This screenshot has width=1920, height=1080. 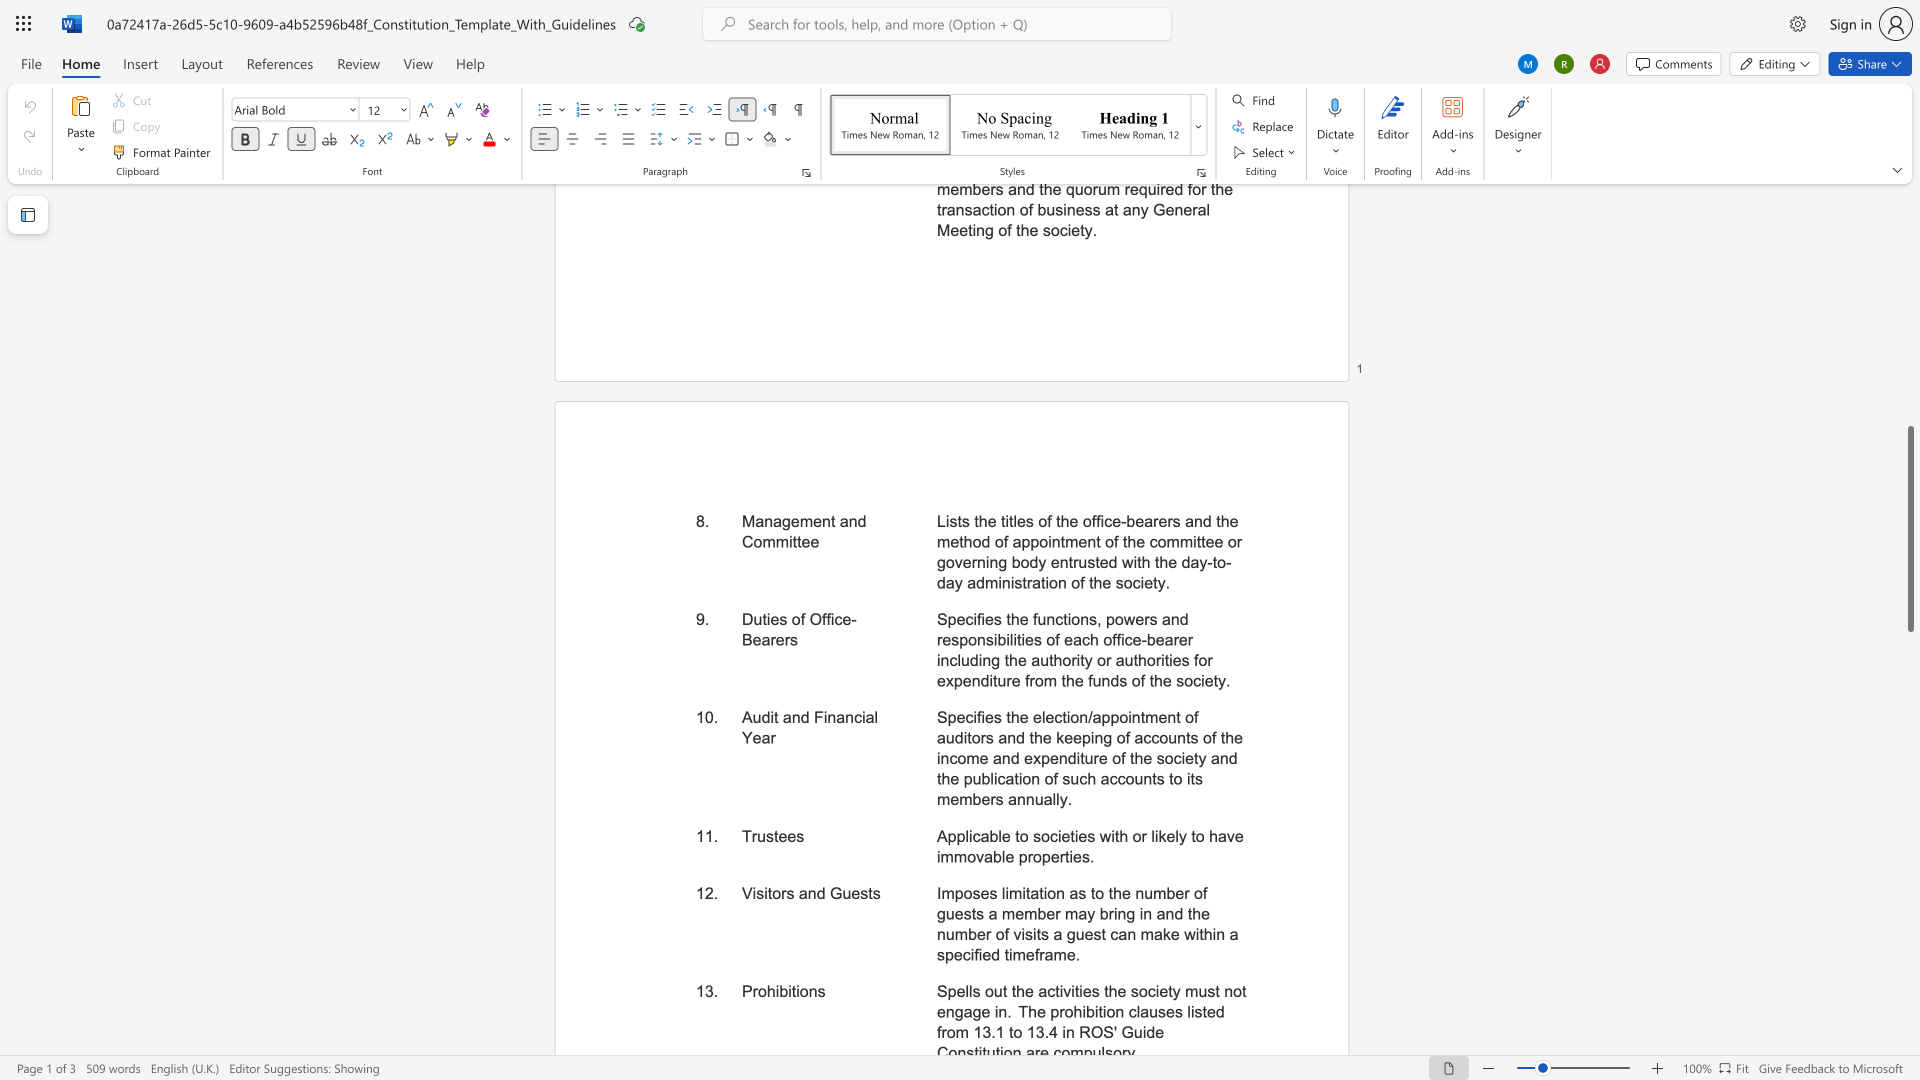 I want to click on the subset text "ies of Office-Be" within the text "Duties of Office-Bearers", so click(x=765, y=618).